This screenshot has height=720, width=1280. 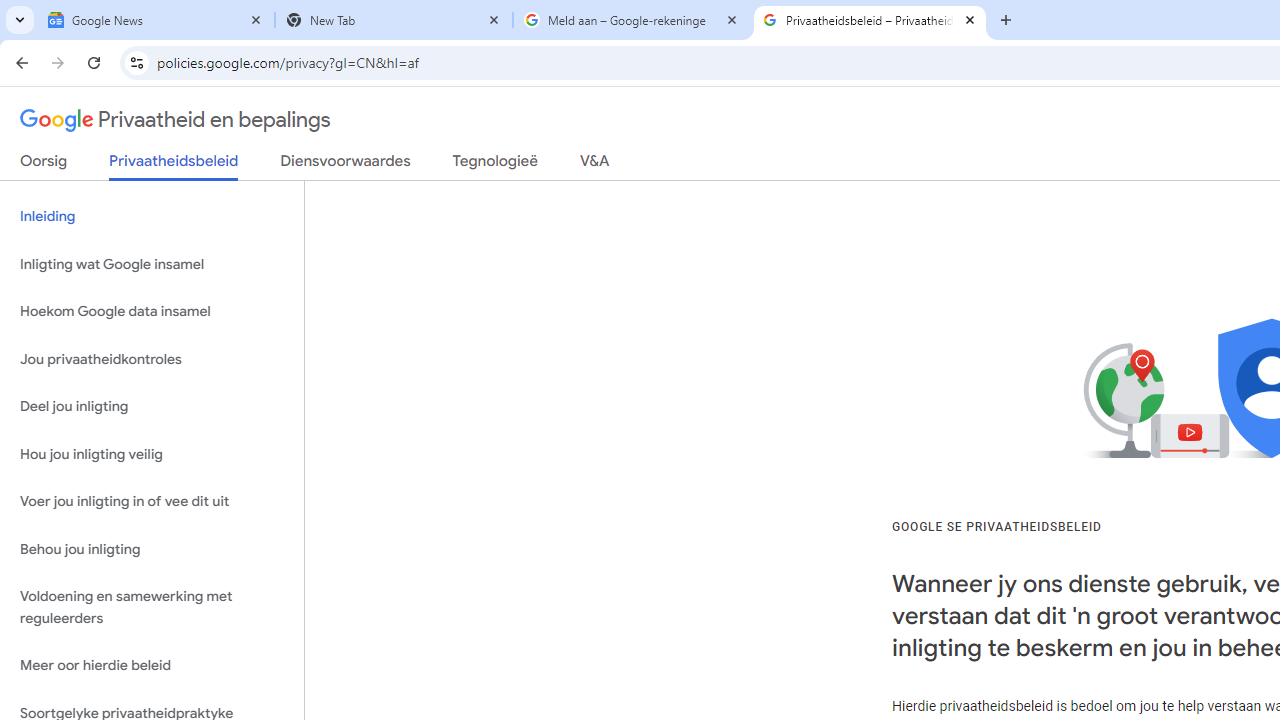 I want to click on 'Hou jou inligting veilig', so click(x=151, y=454).